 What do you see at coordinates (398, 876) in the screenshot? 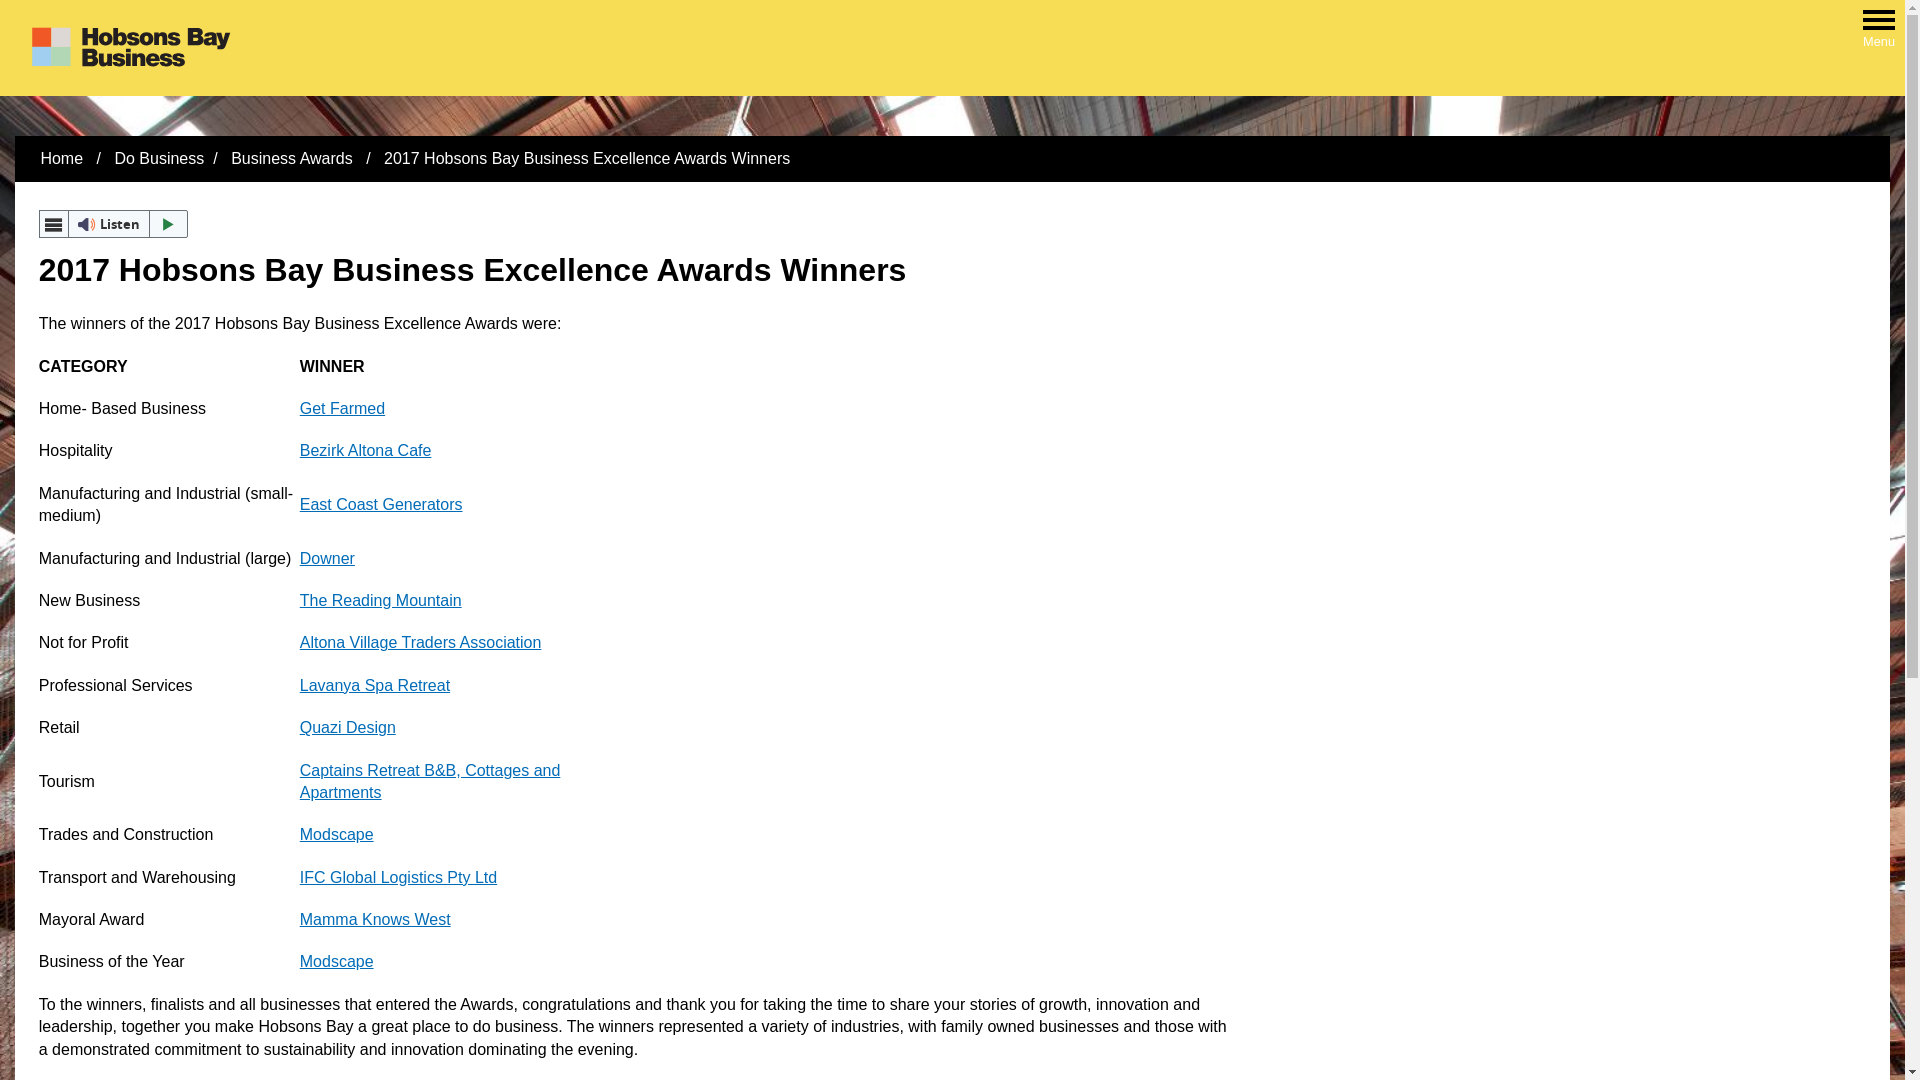
I see `'IFC Global Logistics Pty Ltd'` at bounding box center [398, 876].